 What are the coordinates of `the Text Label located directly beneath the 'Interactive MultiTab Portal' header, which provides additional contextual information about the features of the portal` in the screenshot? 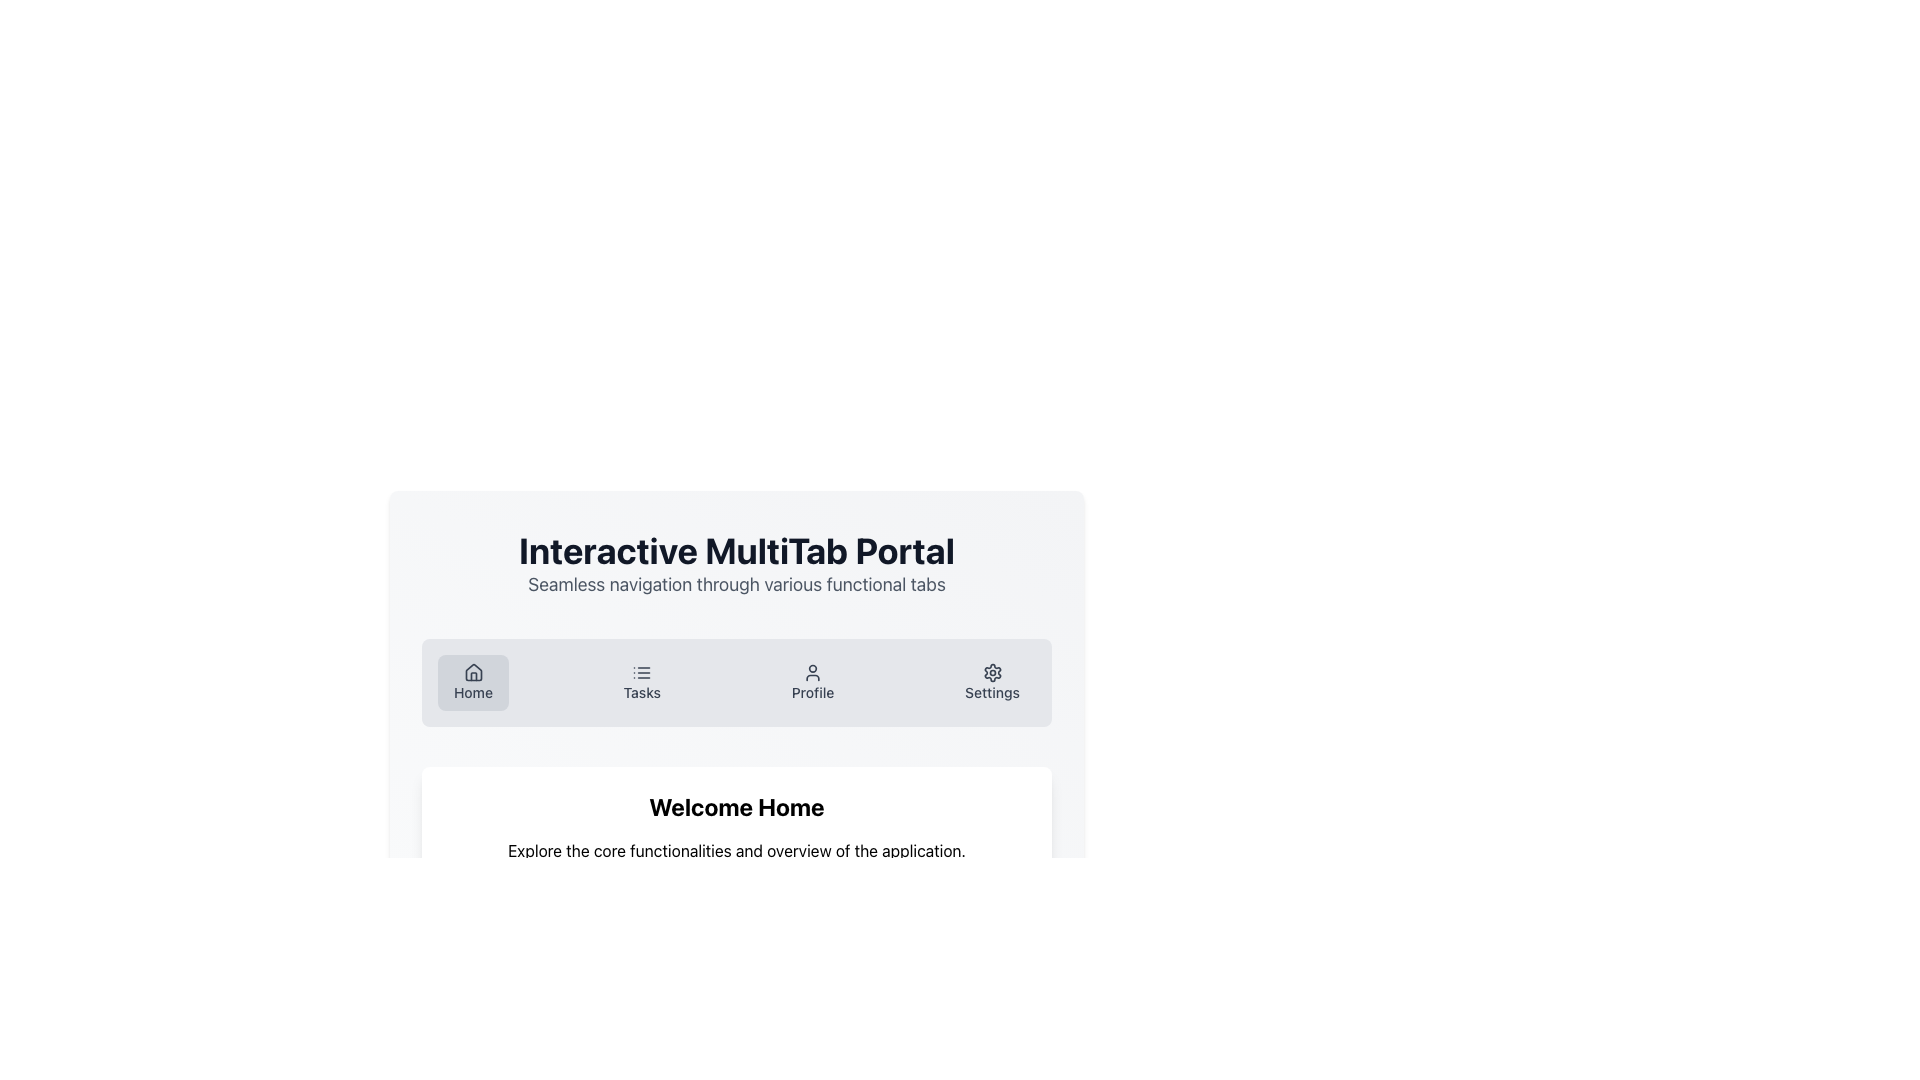 It's located at (736, 585).